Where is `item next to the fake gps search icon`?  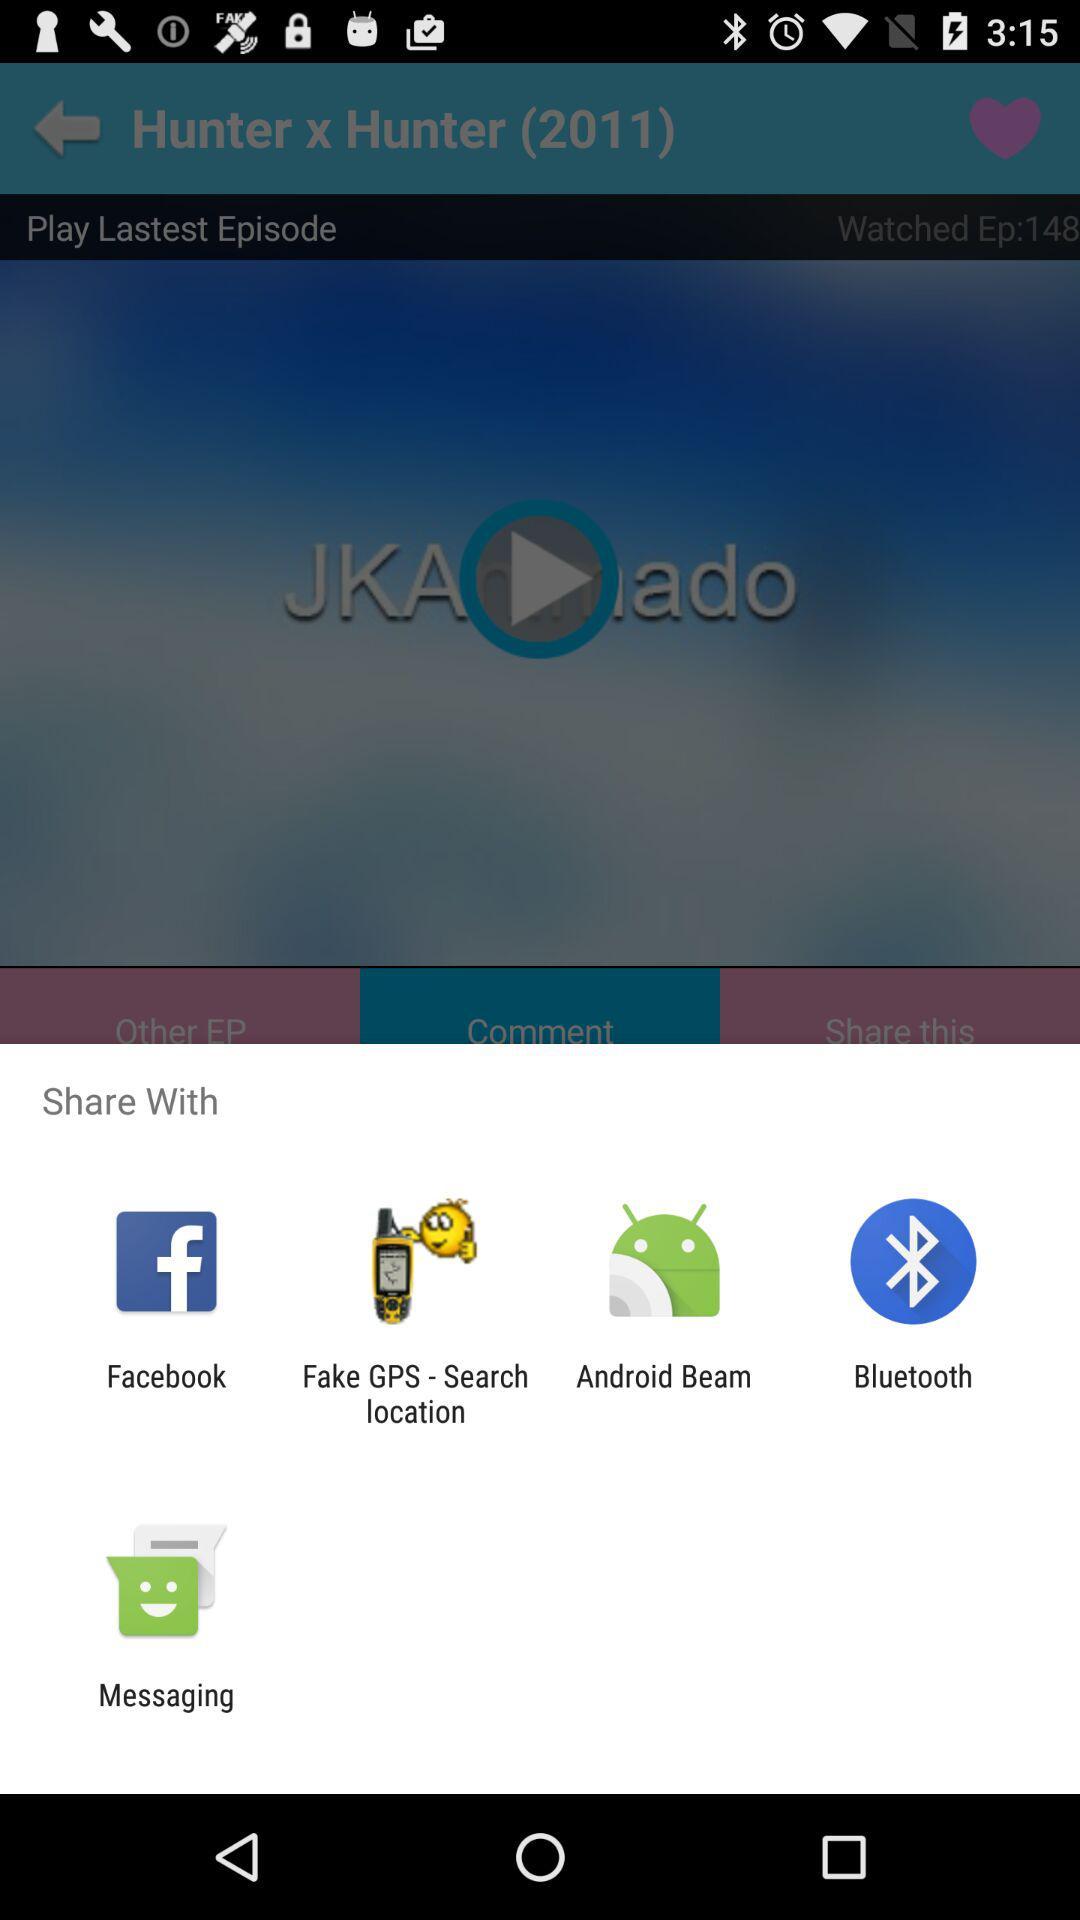
item next to the fake gps search icon is located at coordinates (165, 1392).